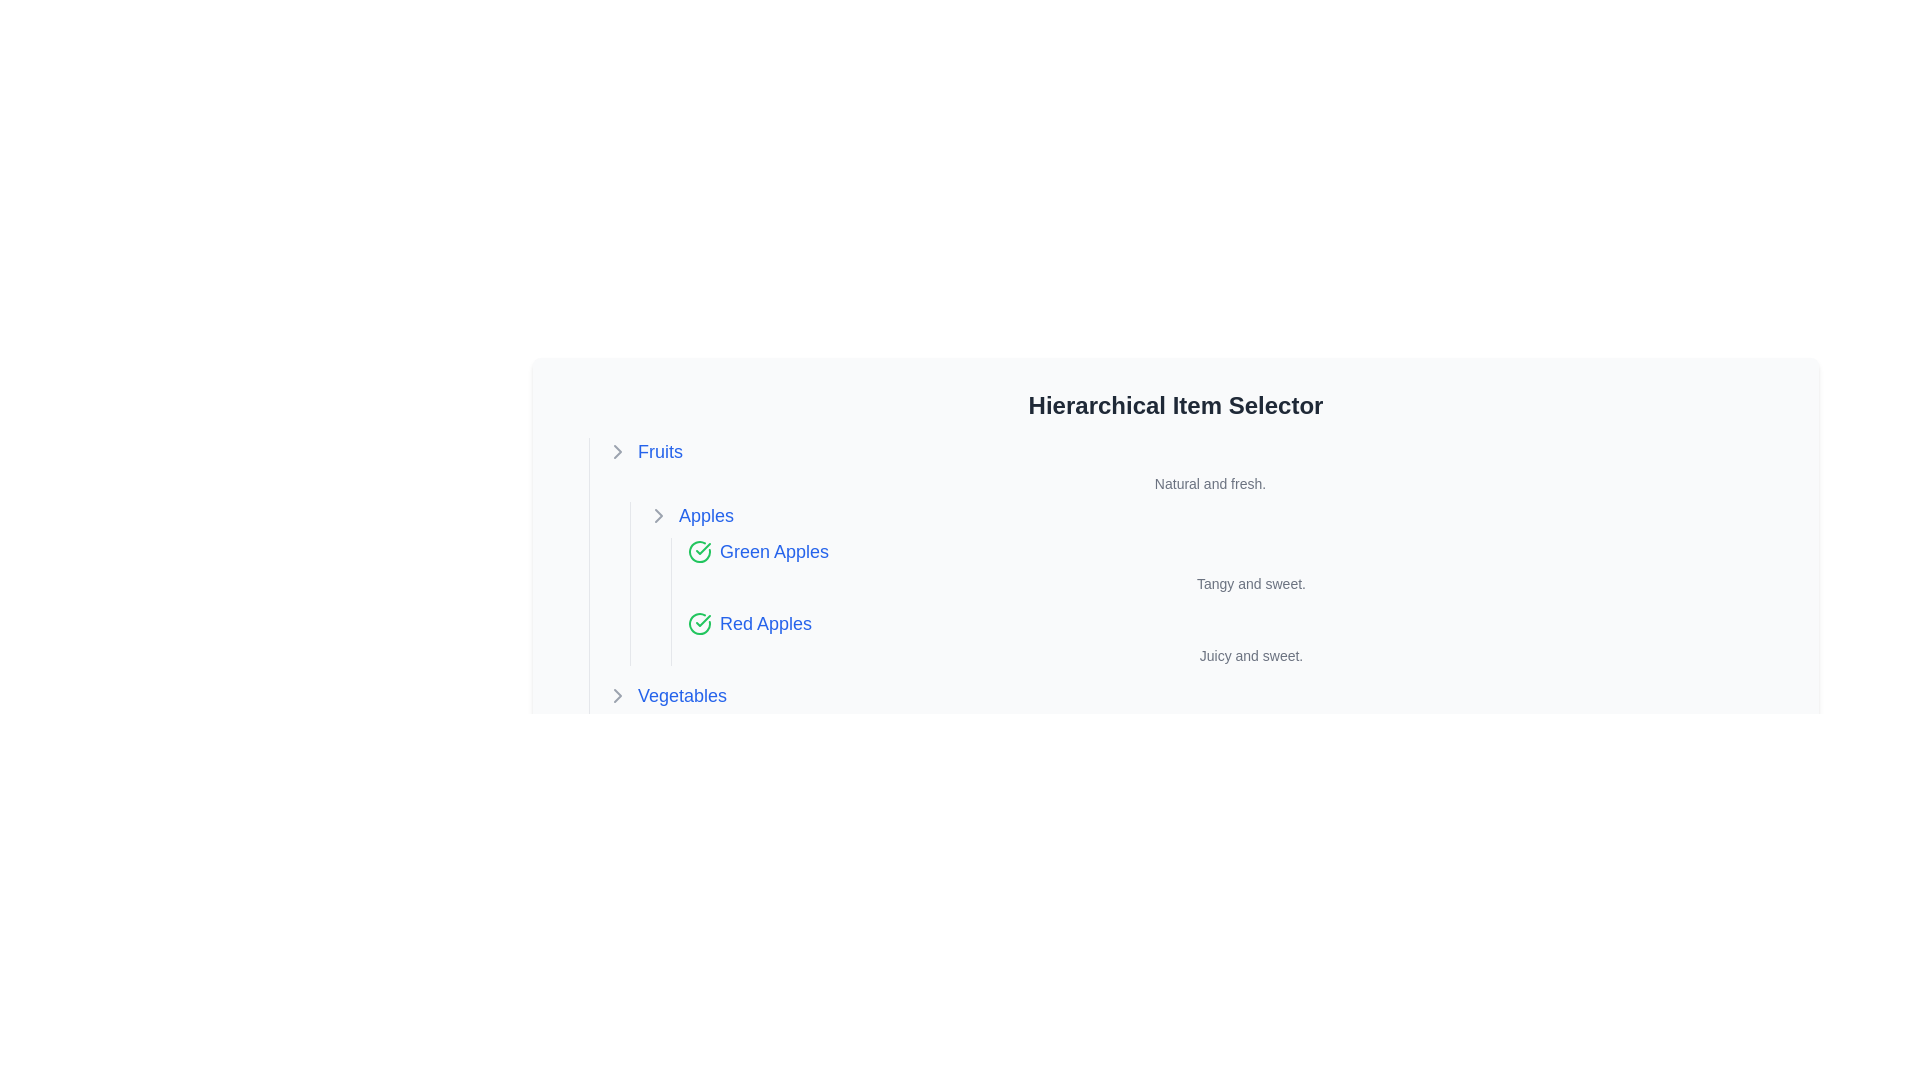 This screenshot has height=1080, width=1920. Describe the element at coordinates (1236, 637) in the screenshot. I see `the Text Label displaying 'Red Apples', which is the 2nd item in the list of apple varieties, providing the description 'Juicy and sweet.'` at that location.